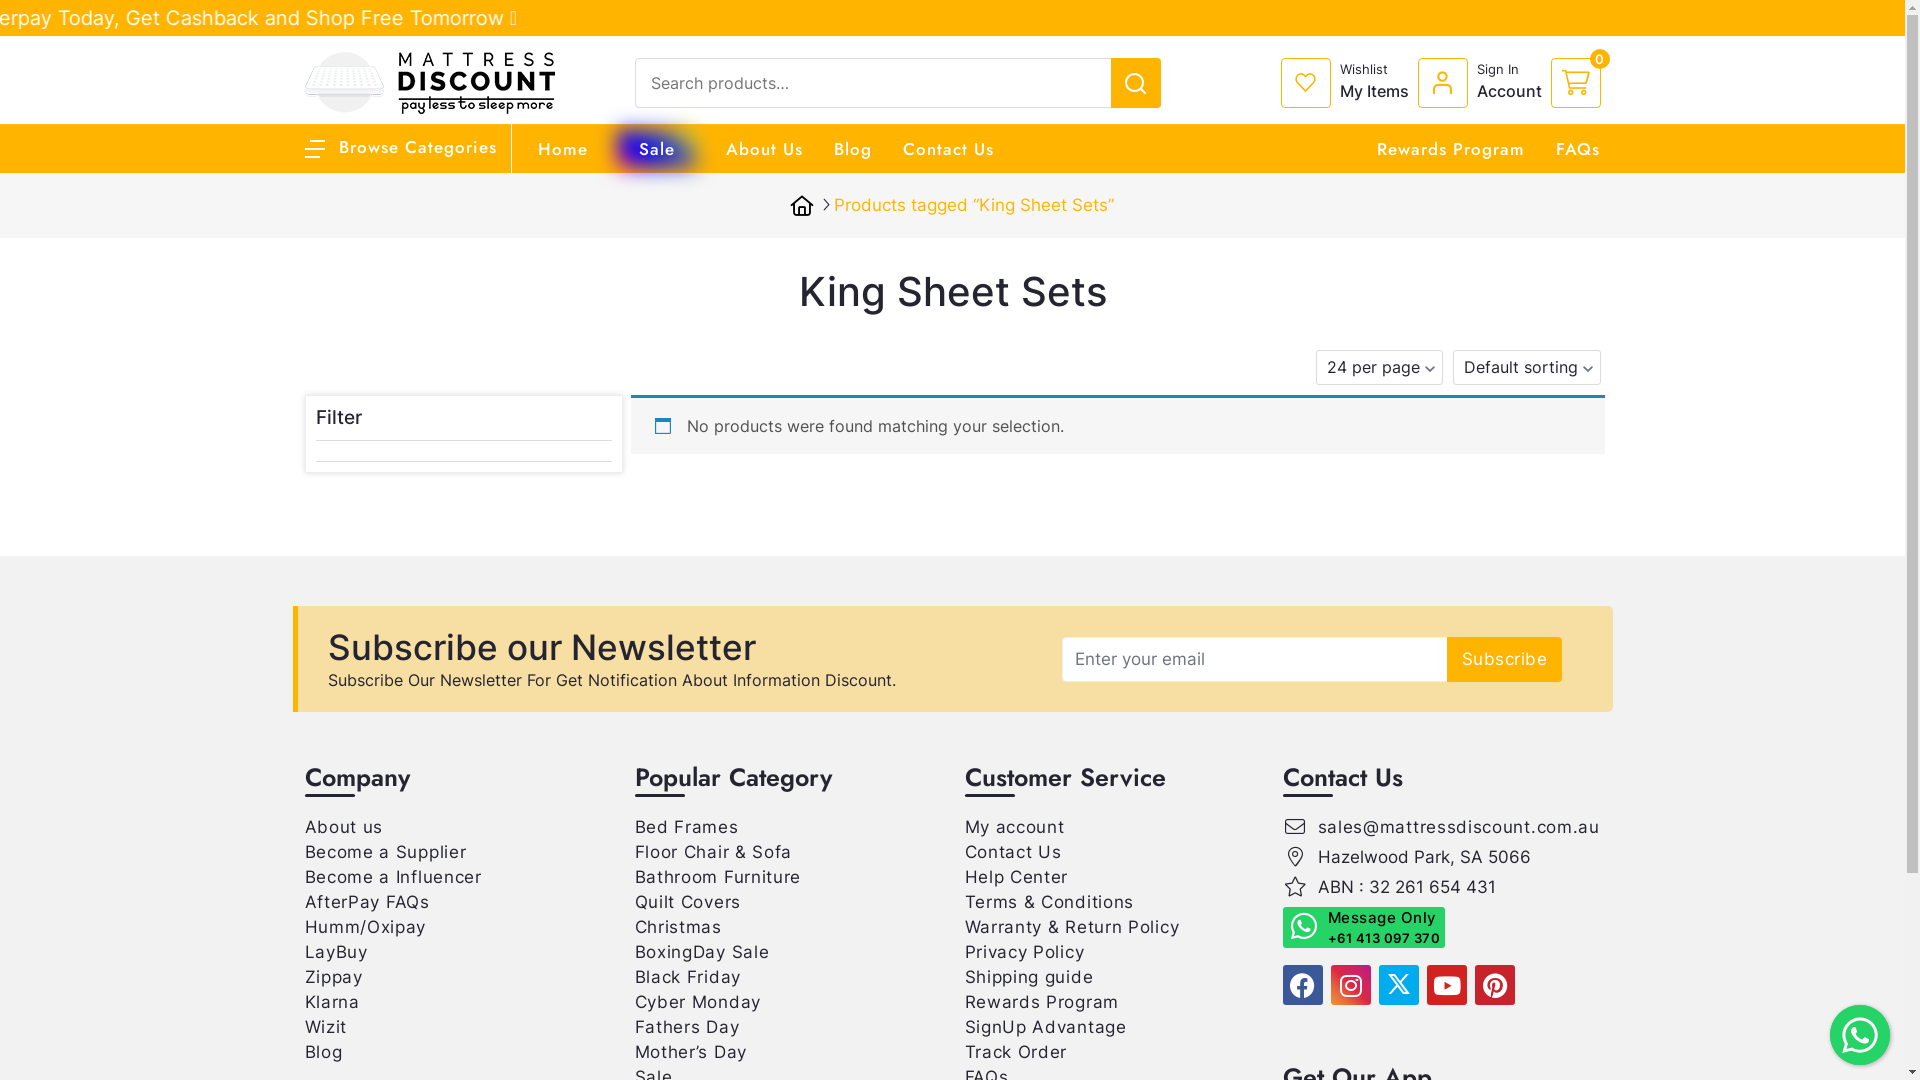 Image resolution: width=1920 pixels, height=1080 pixels. Describe the element at coordinates (399, 145) in the screenshot. I see `'Browse Categories'` at that location.